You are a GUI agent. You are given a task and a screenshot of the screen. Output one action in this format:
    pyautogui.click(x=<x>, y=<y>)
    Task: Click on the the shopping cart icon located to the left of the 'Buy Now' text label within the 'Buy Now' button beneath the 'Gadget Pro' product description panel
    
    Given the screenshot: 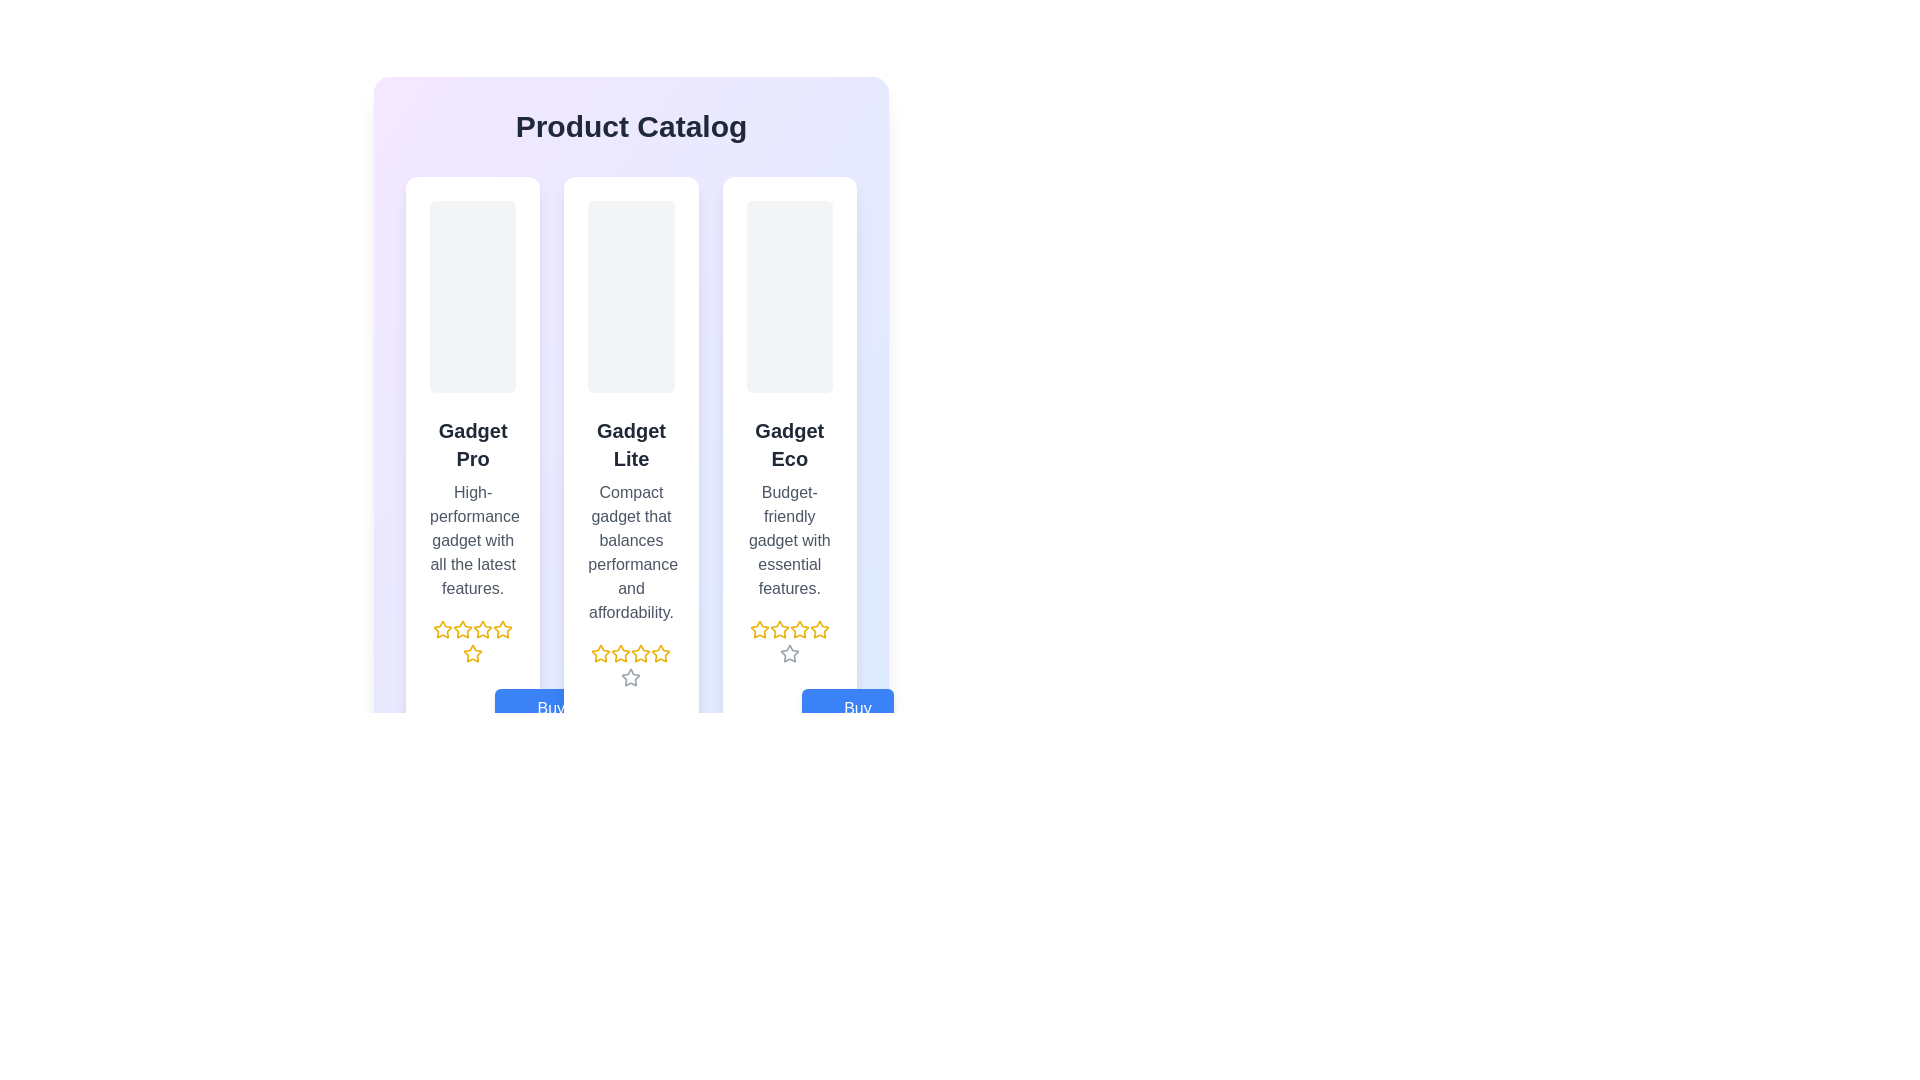 What is the action you would take?
    pyautogui.click(x=517, y=721)
    